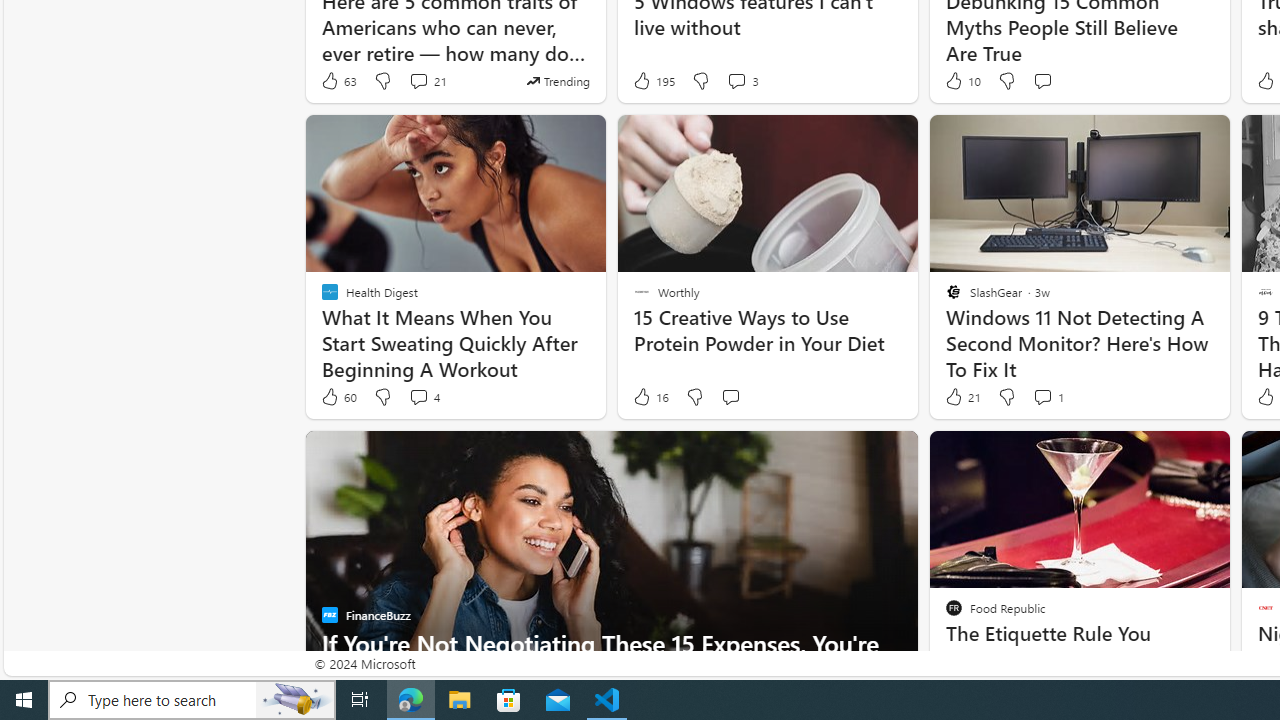 The image size is (1280, 720). Describe the element at coordinates (425, 80) in the screenshot. I see `'View comments 21 Comment'` at that location.